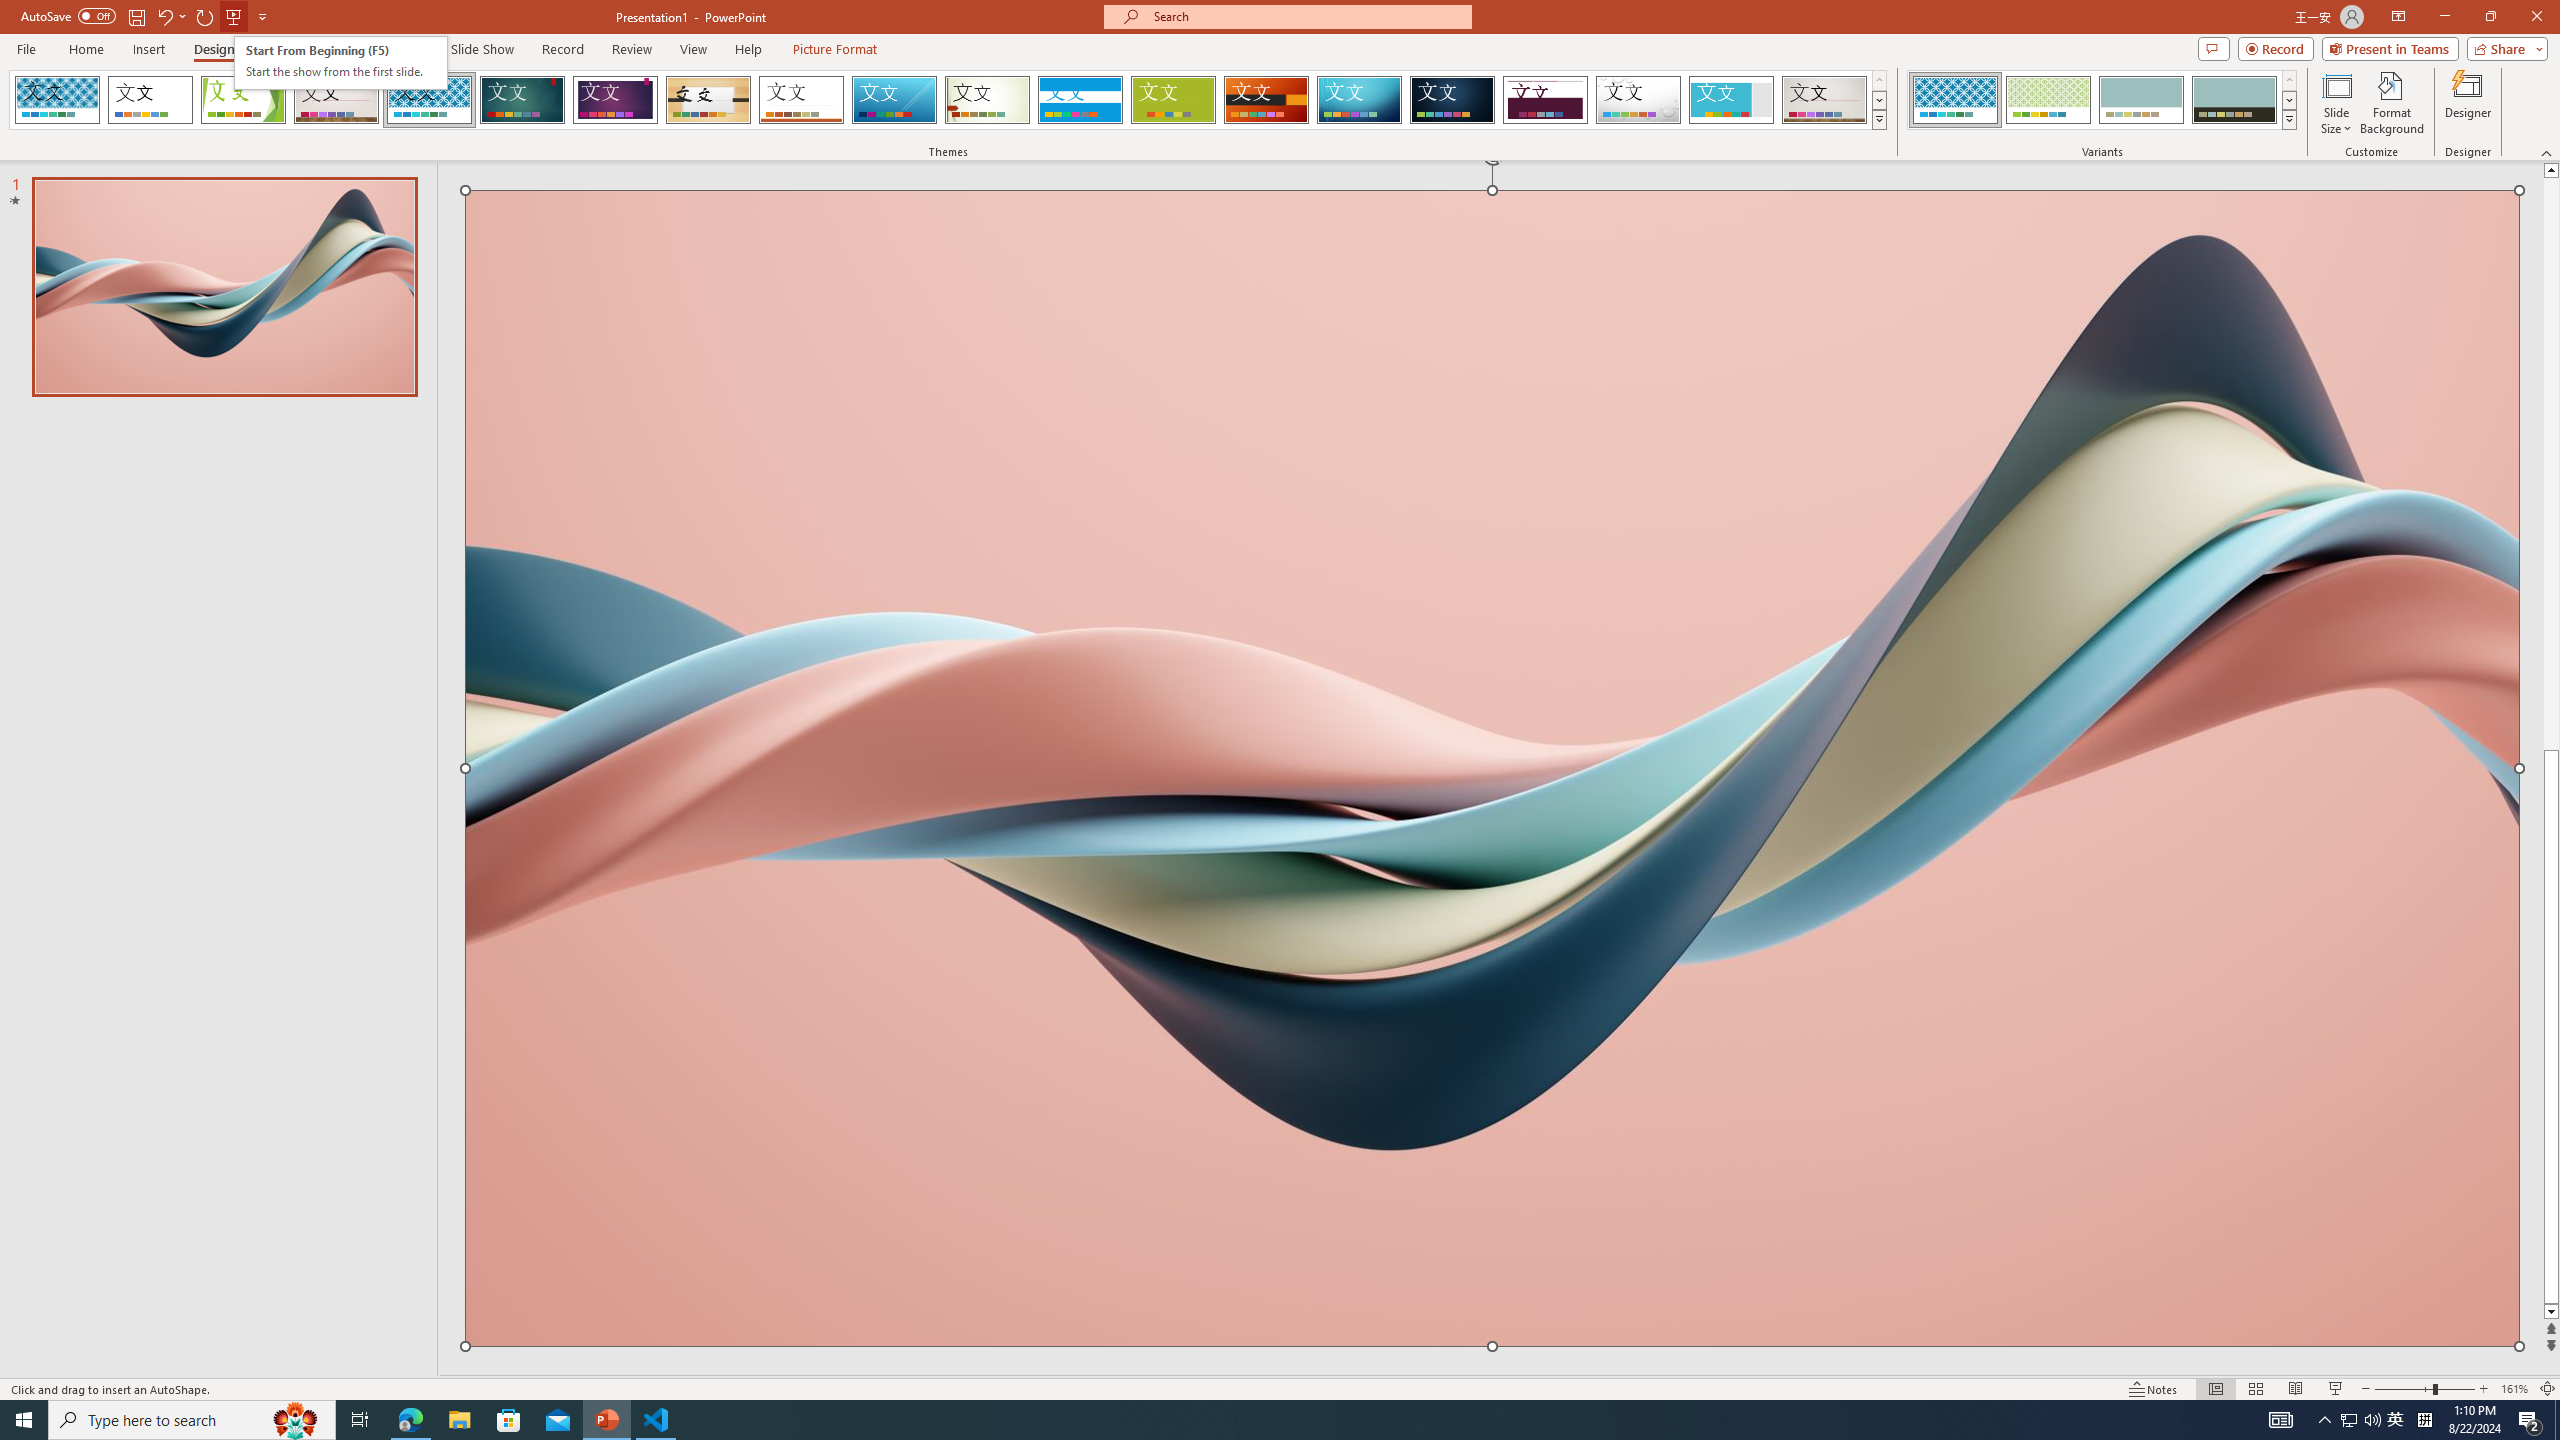 The image size is (2560, 1440). Describe the element at coordinates (1267, 99) in the screenshot. I see `'Berlin'` at that location.